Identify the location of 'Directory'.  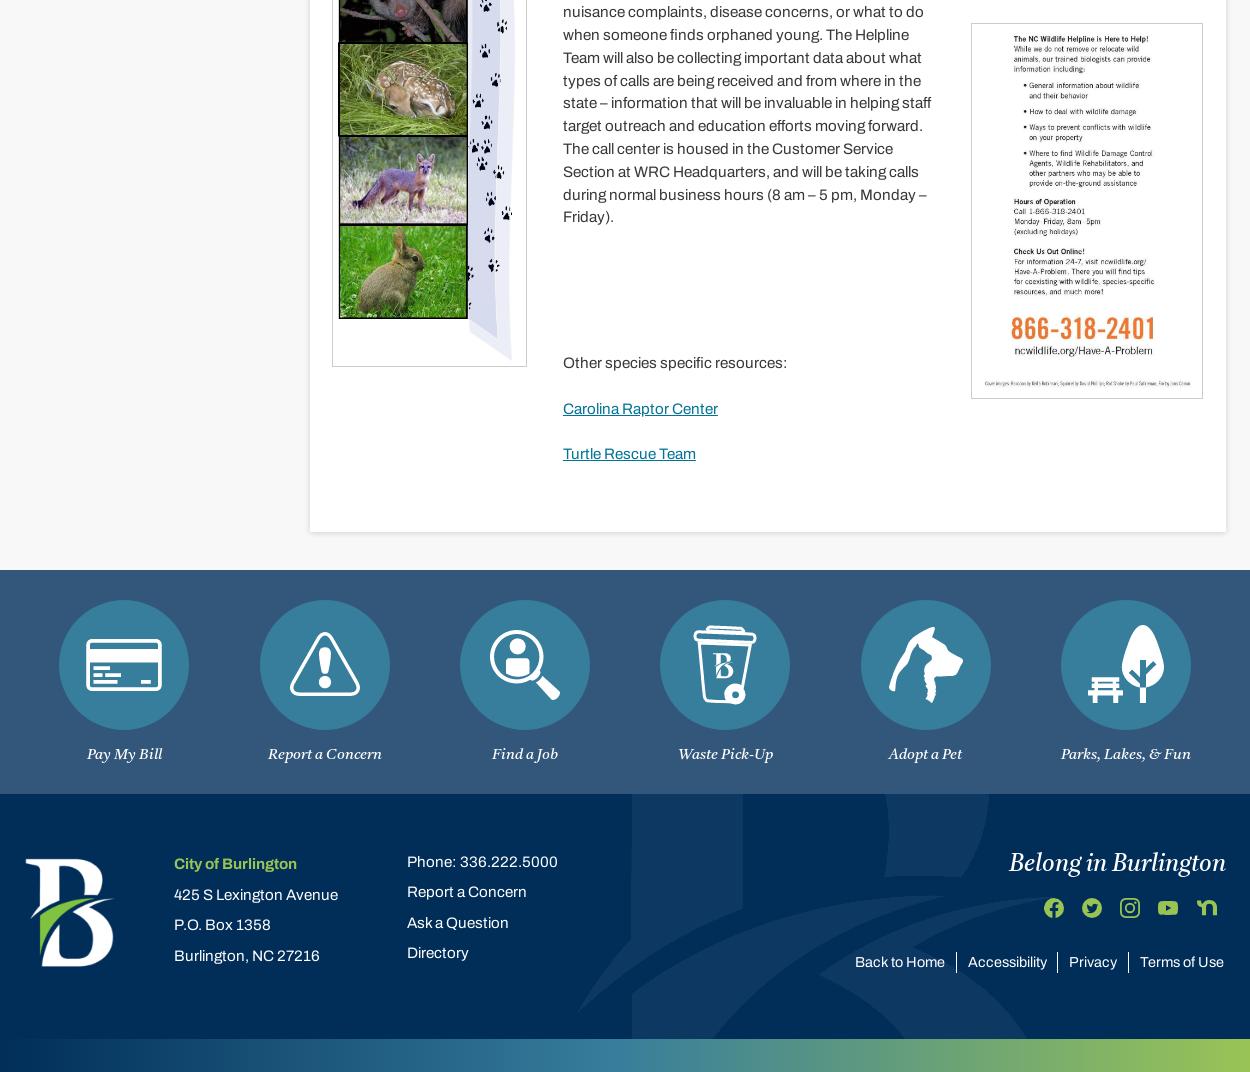
(438, 952).